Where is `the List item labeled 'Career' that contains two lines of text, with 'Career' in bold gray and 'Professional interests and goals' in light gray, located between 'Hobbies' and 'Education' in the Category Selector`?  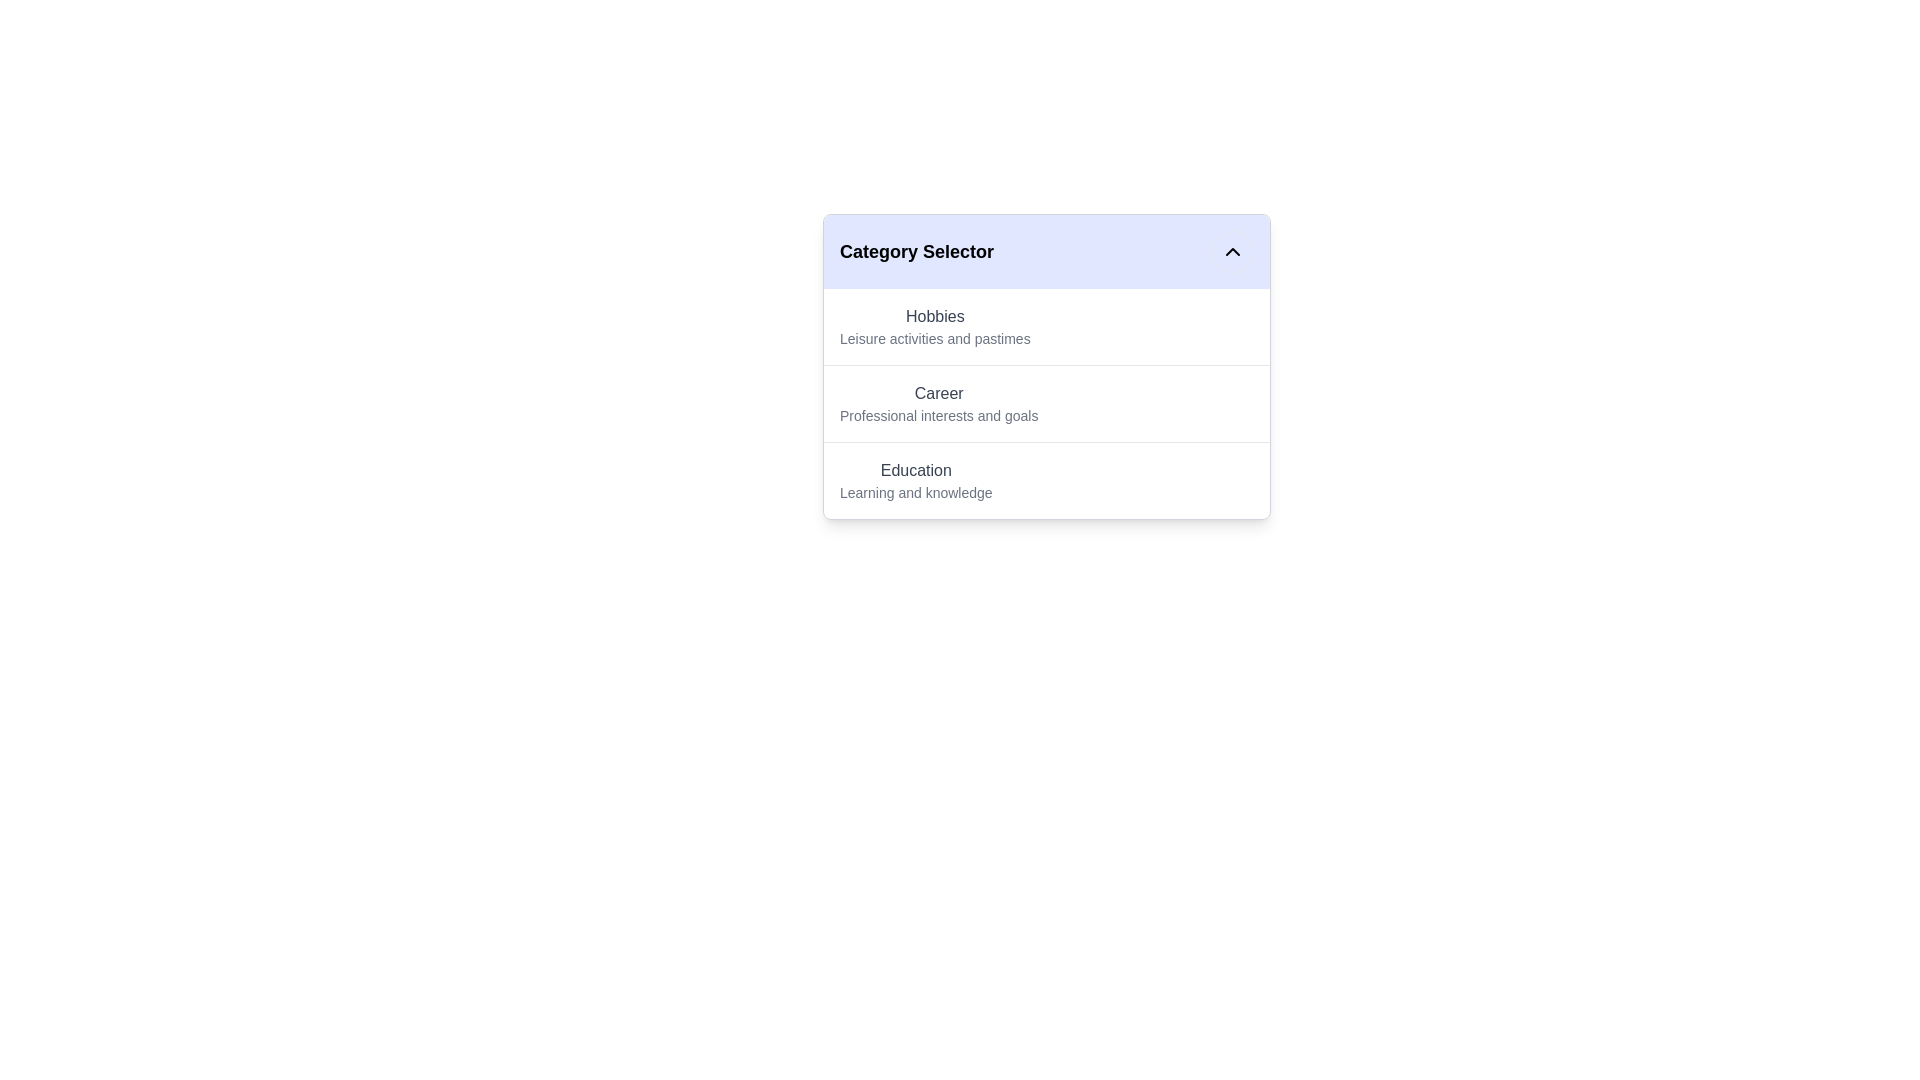
the List item labeled 'Career' that contains two lines of text, with 'Career' in bold gray and 'Professional interests and goals' in light gray, located between 'Hobbies' and 'Education' in the Category Selector is located at coordinates (1045, 403).